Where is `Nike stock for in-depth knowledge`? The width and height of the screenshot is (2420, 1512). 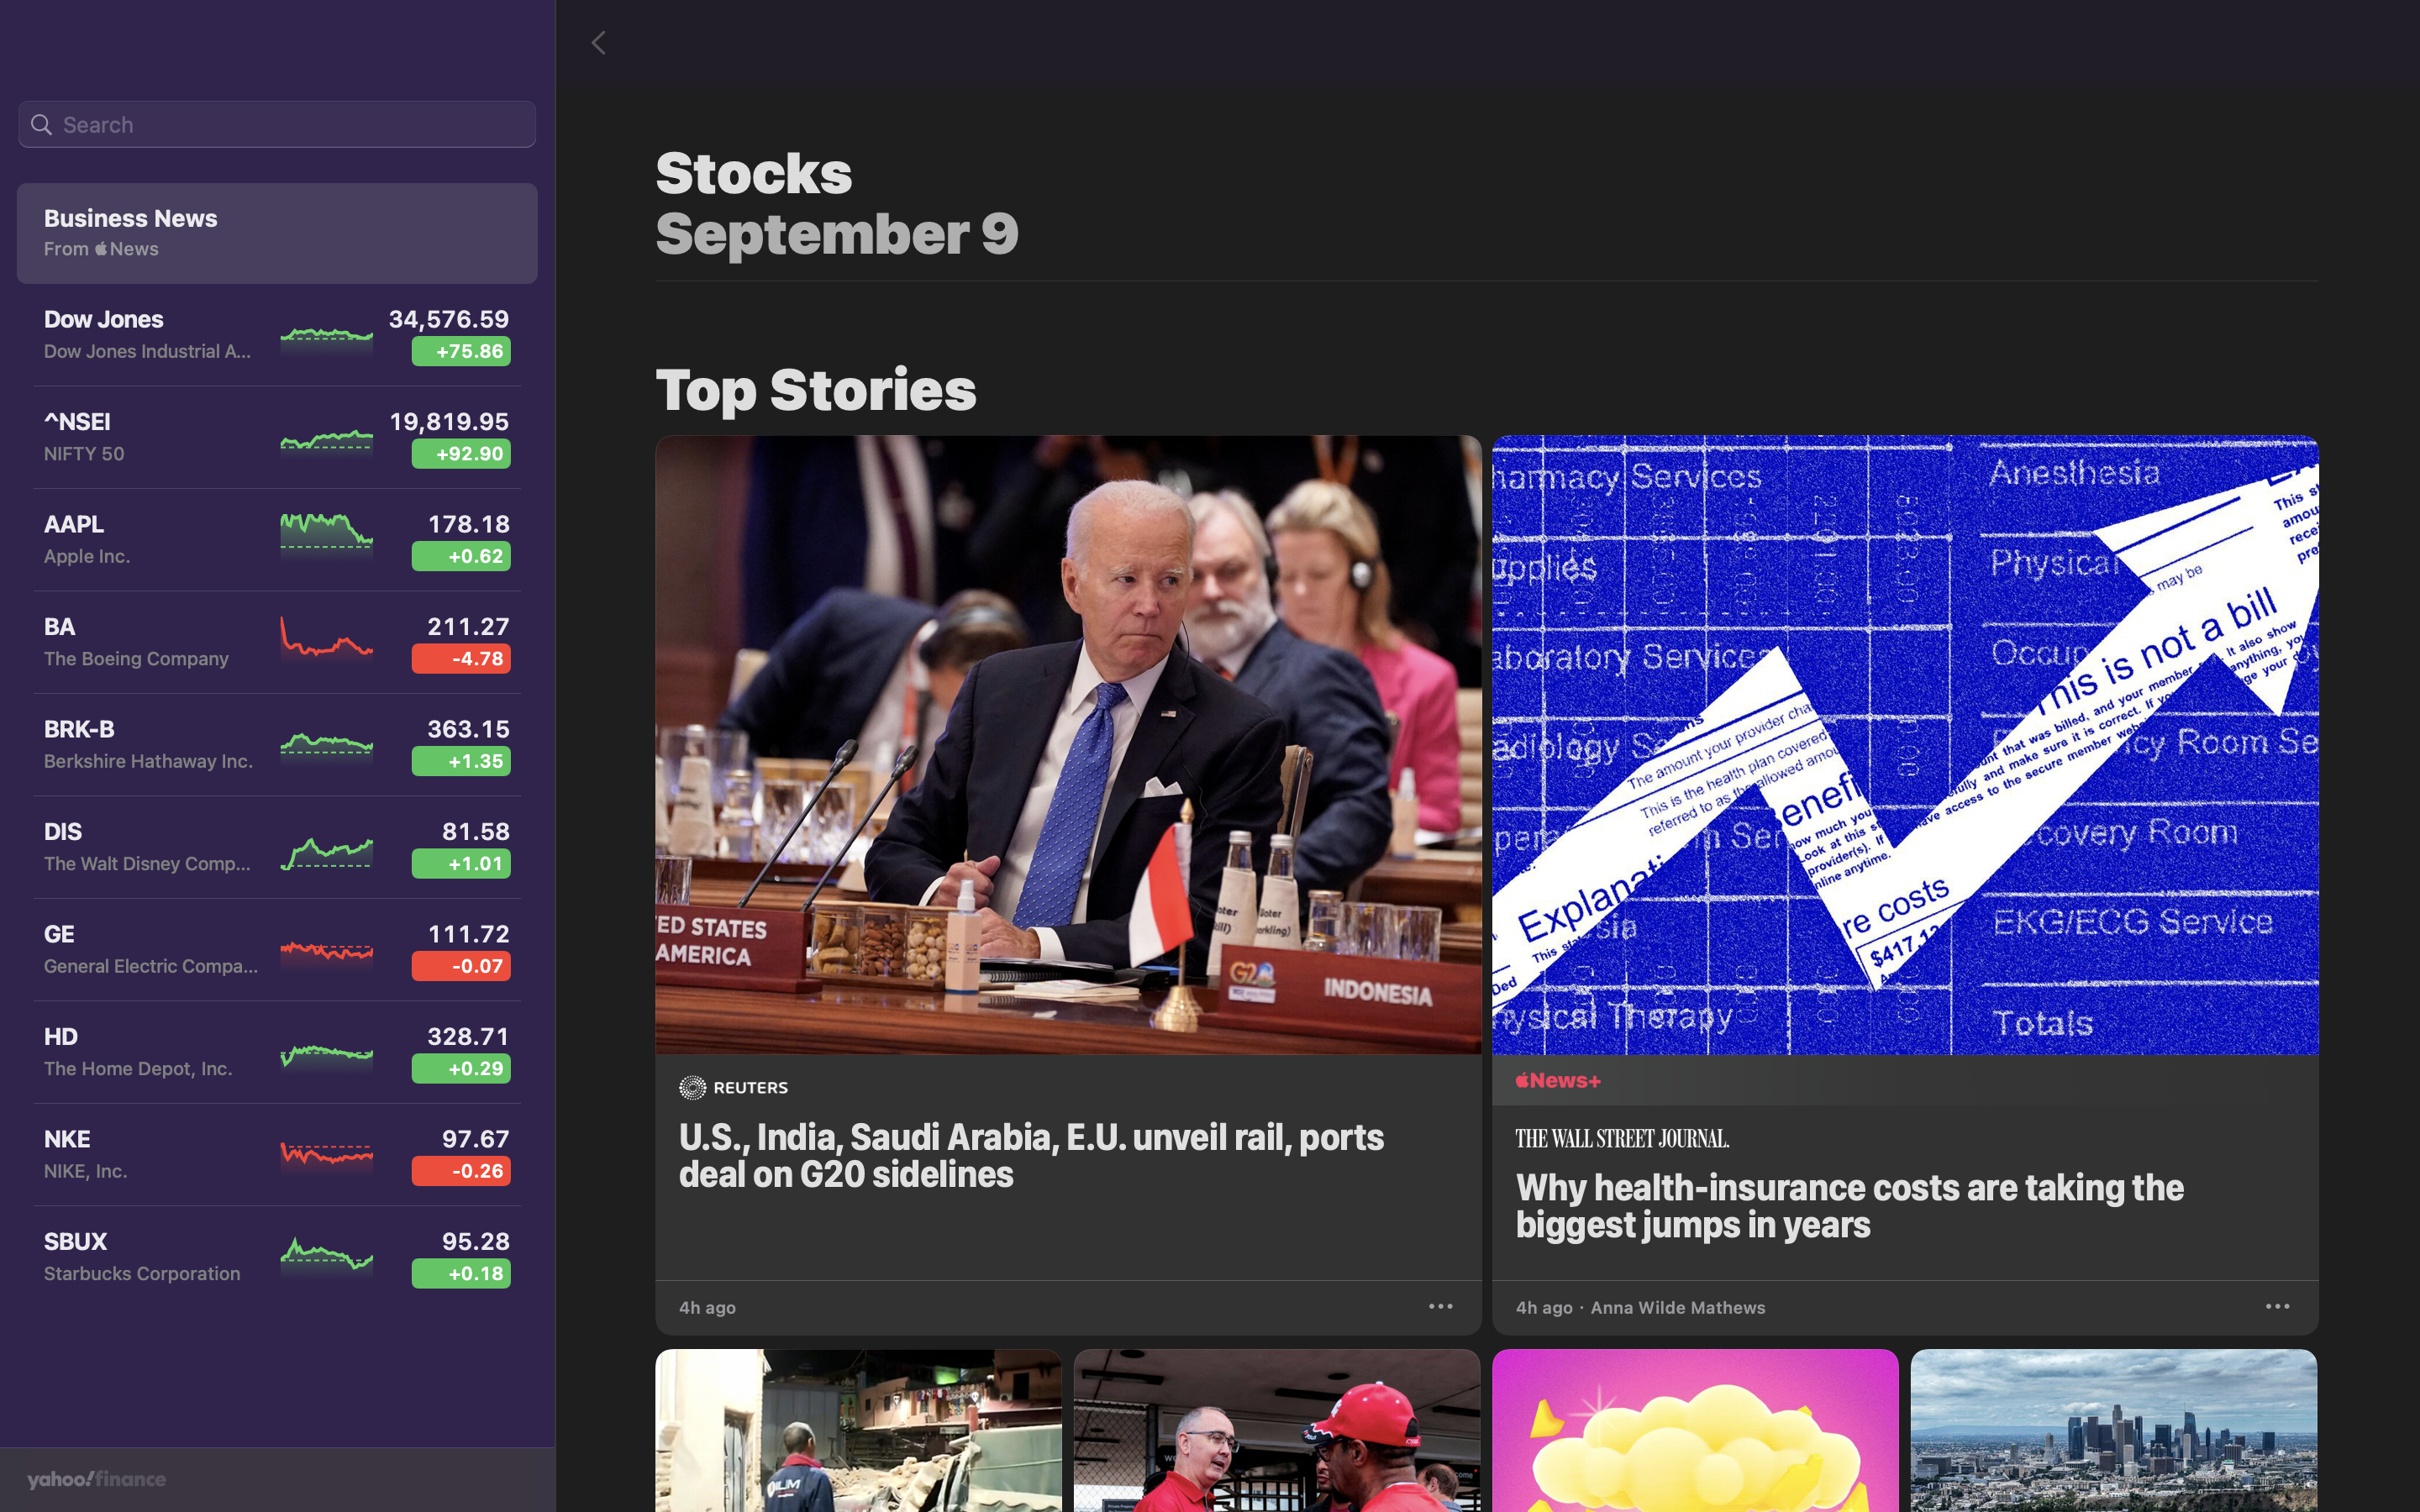
Nike stock for in-depth knowledge is located at coordinates (276, 1163).